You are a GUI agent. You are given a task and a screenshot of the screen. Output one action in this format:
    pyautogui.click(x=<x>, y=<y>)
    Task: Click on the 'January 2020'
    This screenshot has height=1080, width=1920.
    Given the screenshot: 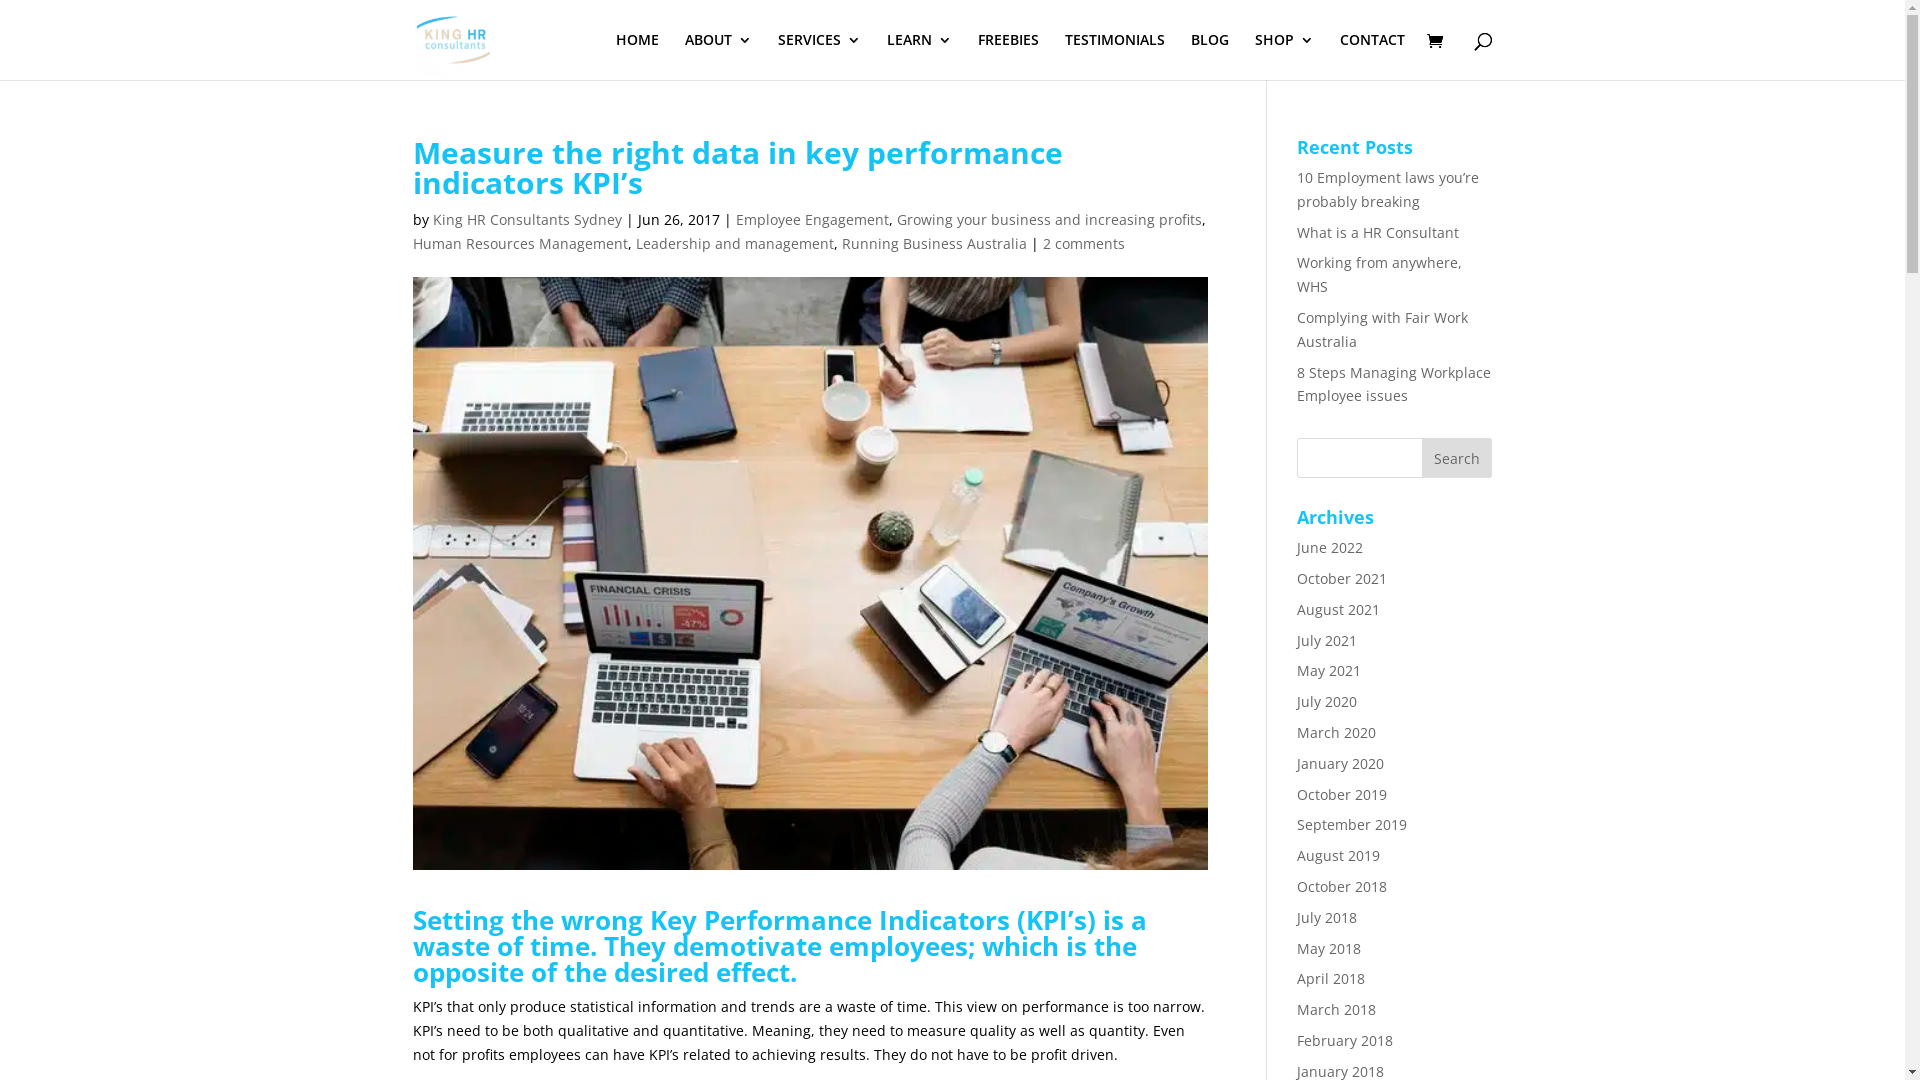 What is the action you would take?
    pyautogui.click(x=1340, y=763)
    